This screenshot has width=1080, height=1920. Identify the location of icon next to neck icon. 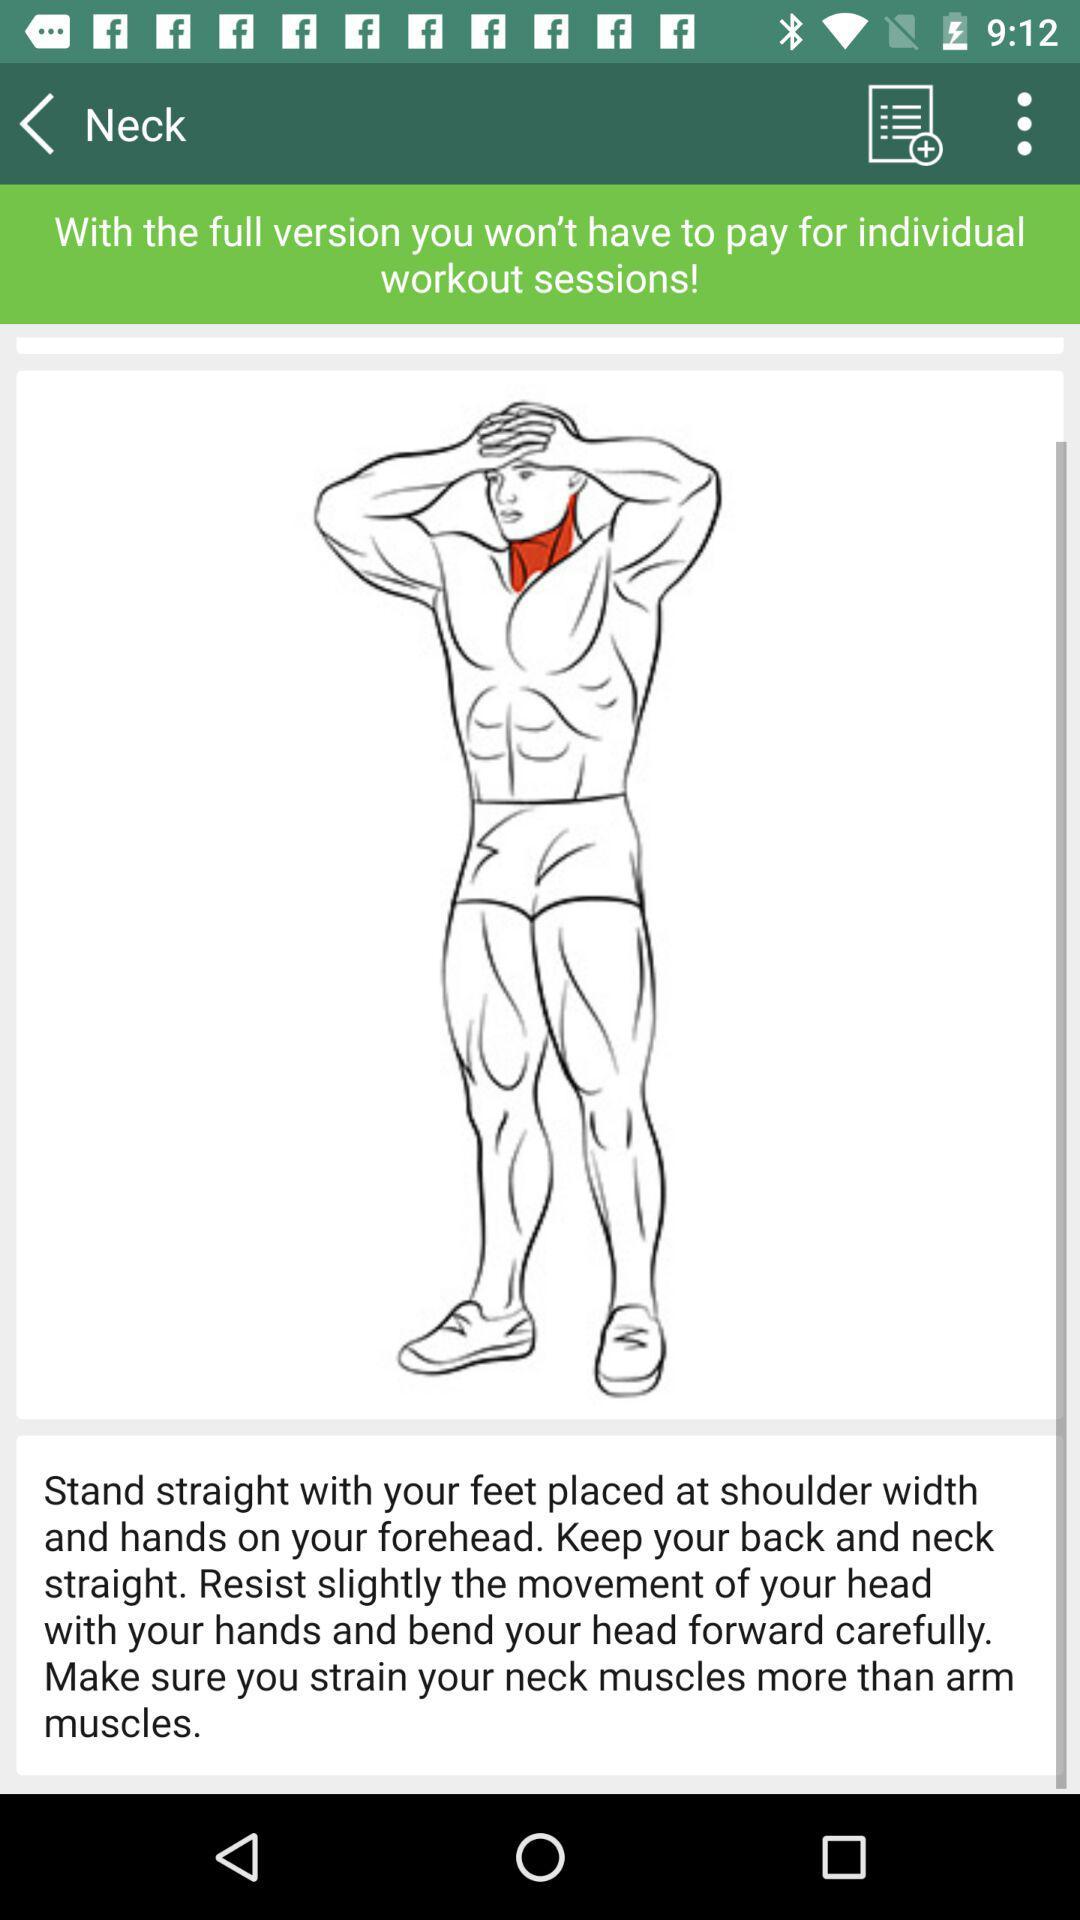
(900, 122).